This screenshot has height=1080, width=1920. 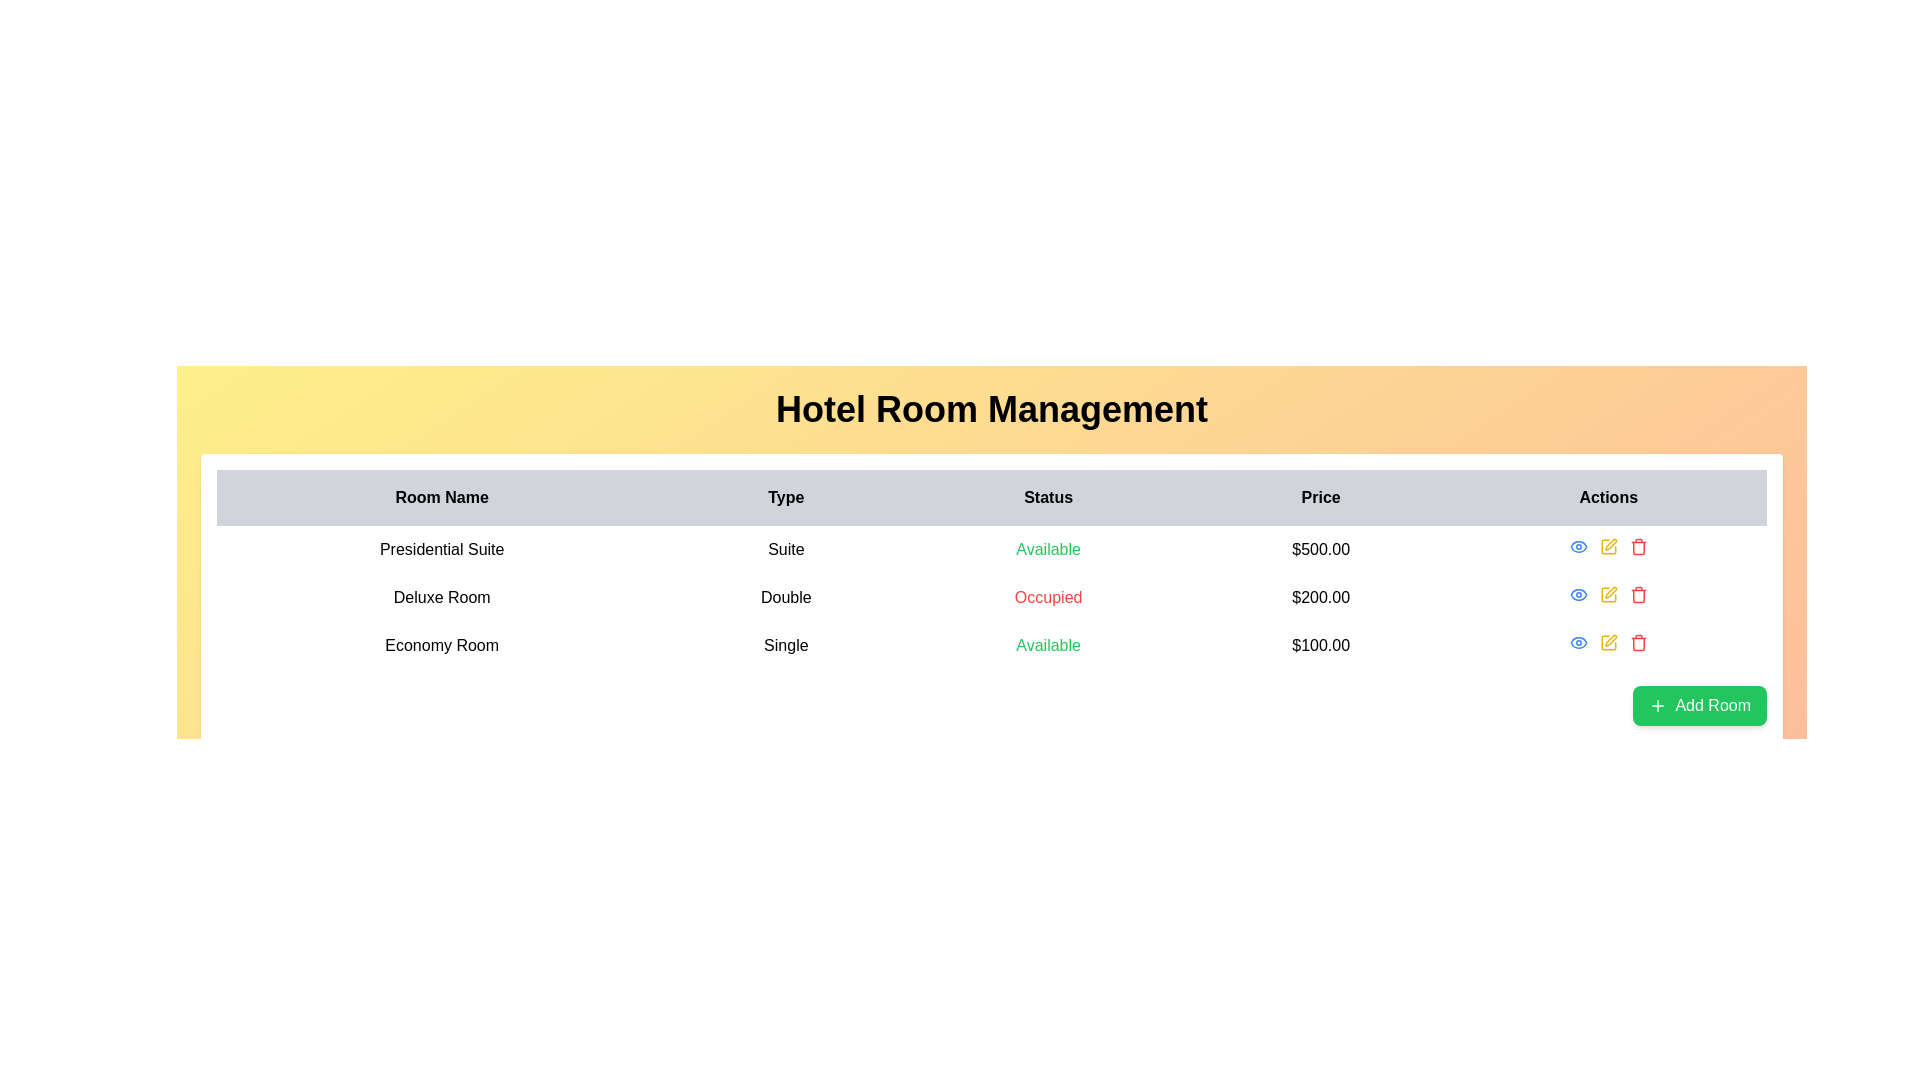 I want to click on the delete button located in the 'Actions' column of the second row of the table to initiate a delete action, so click(x=1637, y=593).